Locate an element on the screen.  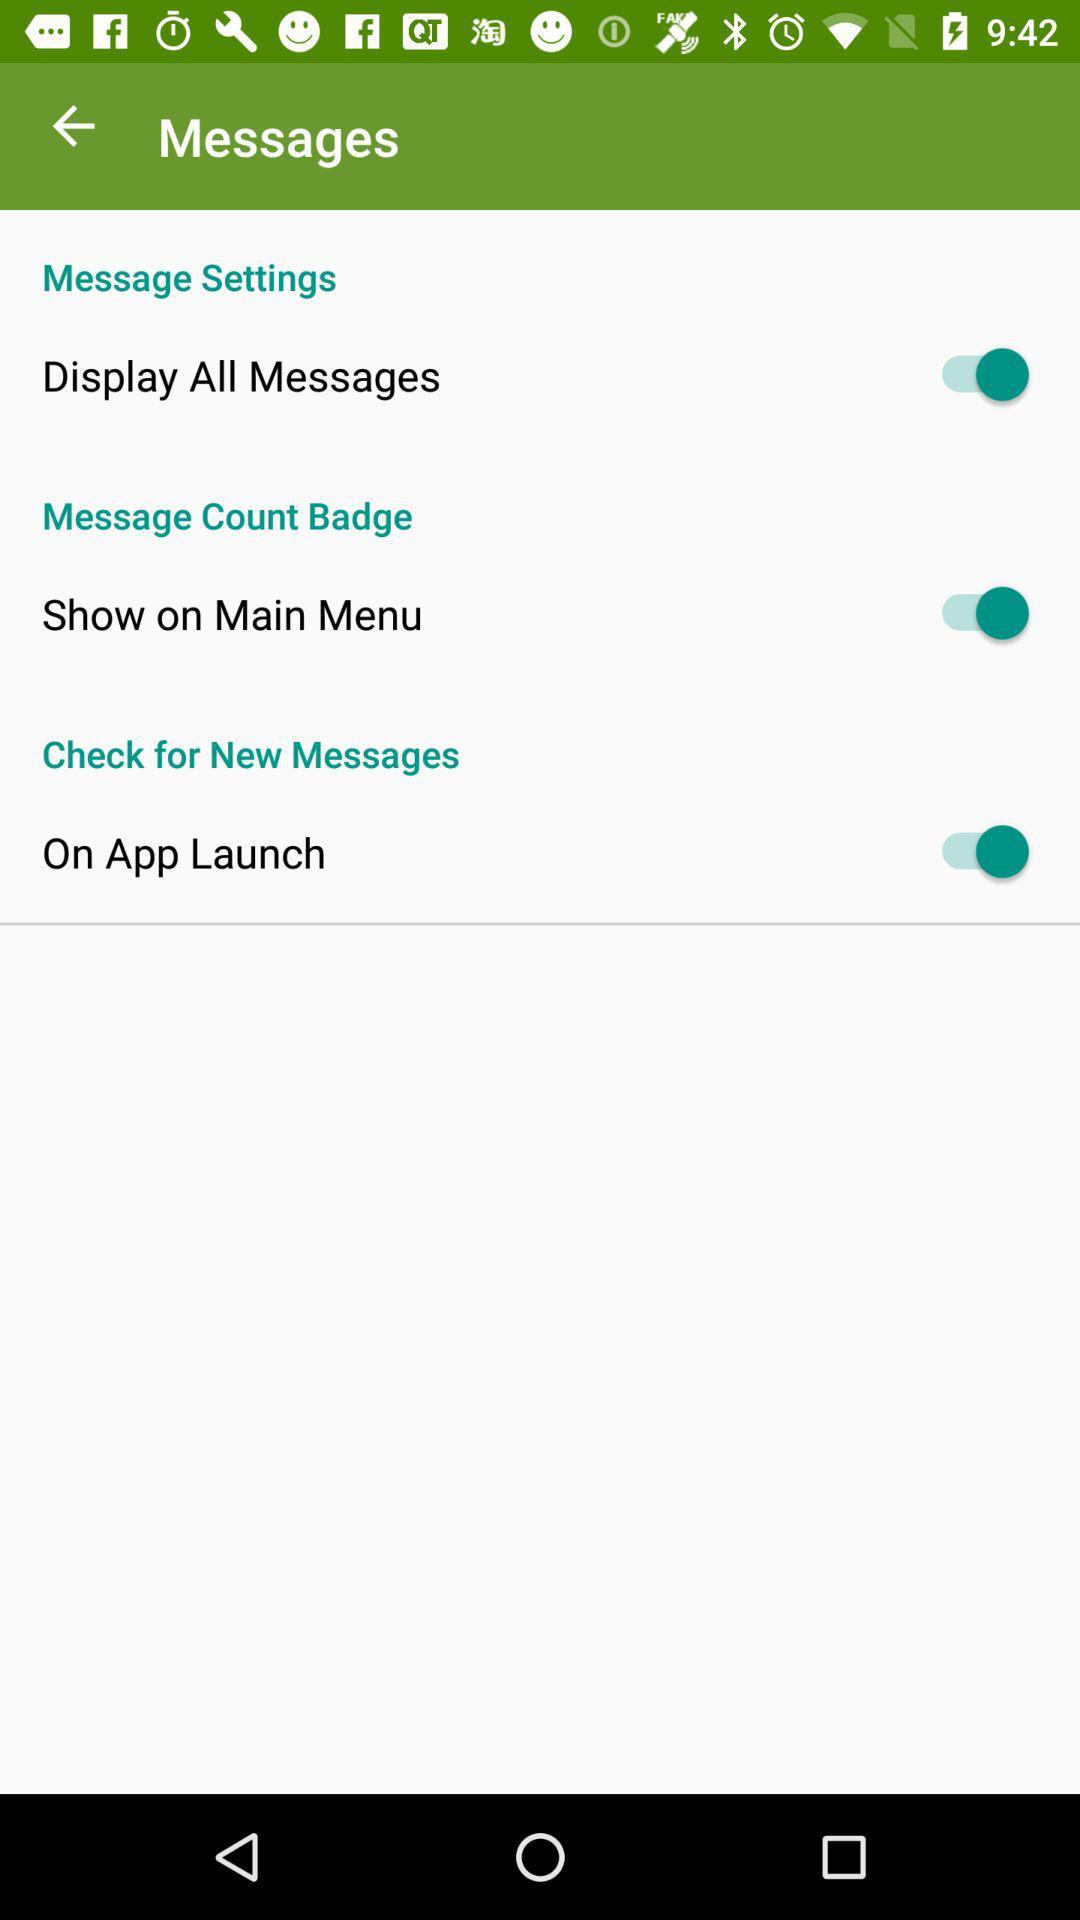
on app launch icon is located at coordinates (184, 852).